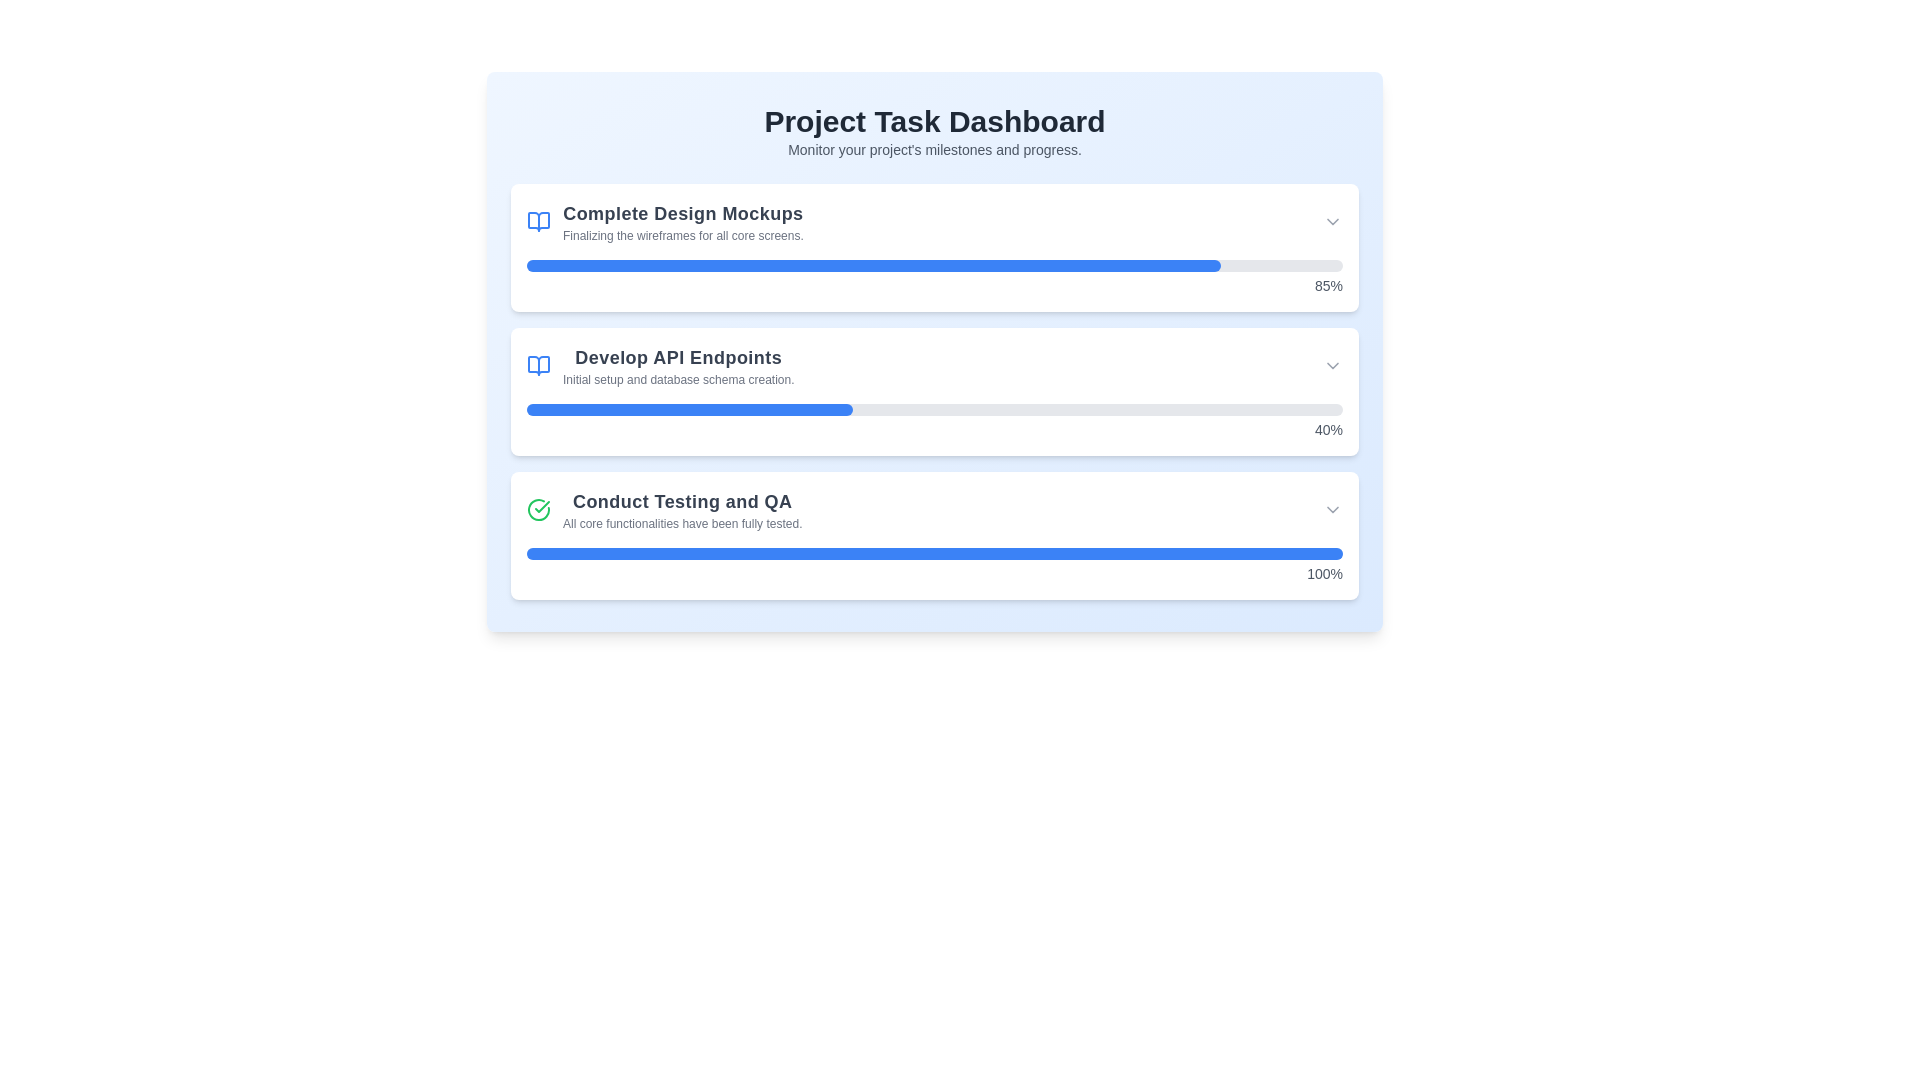 Image resolution: width=1920 pixels, height=1080 pixels. Describe the element at coordinates (682, 523) in the screenshot. I see `the non-interactive text label providing status messages located below the heading 'Conduct Testing and QA' in the bottom-right section of the card layout` at that location.